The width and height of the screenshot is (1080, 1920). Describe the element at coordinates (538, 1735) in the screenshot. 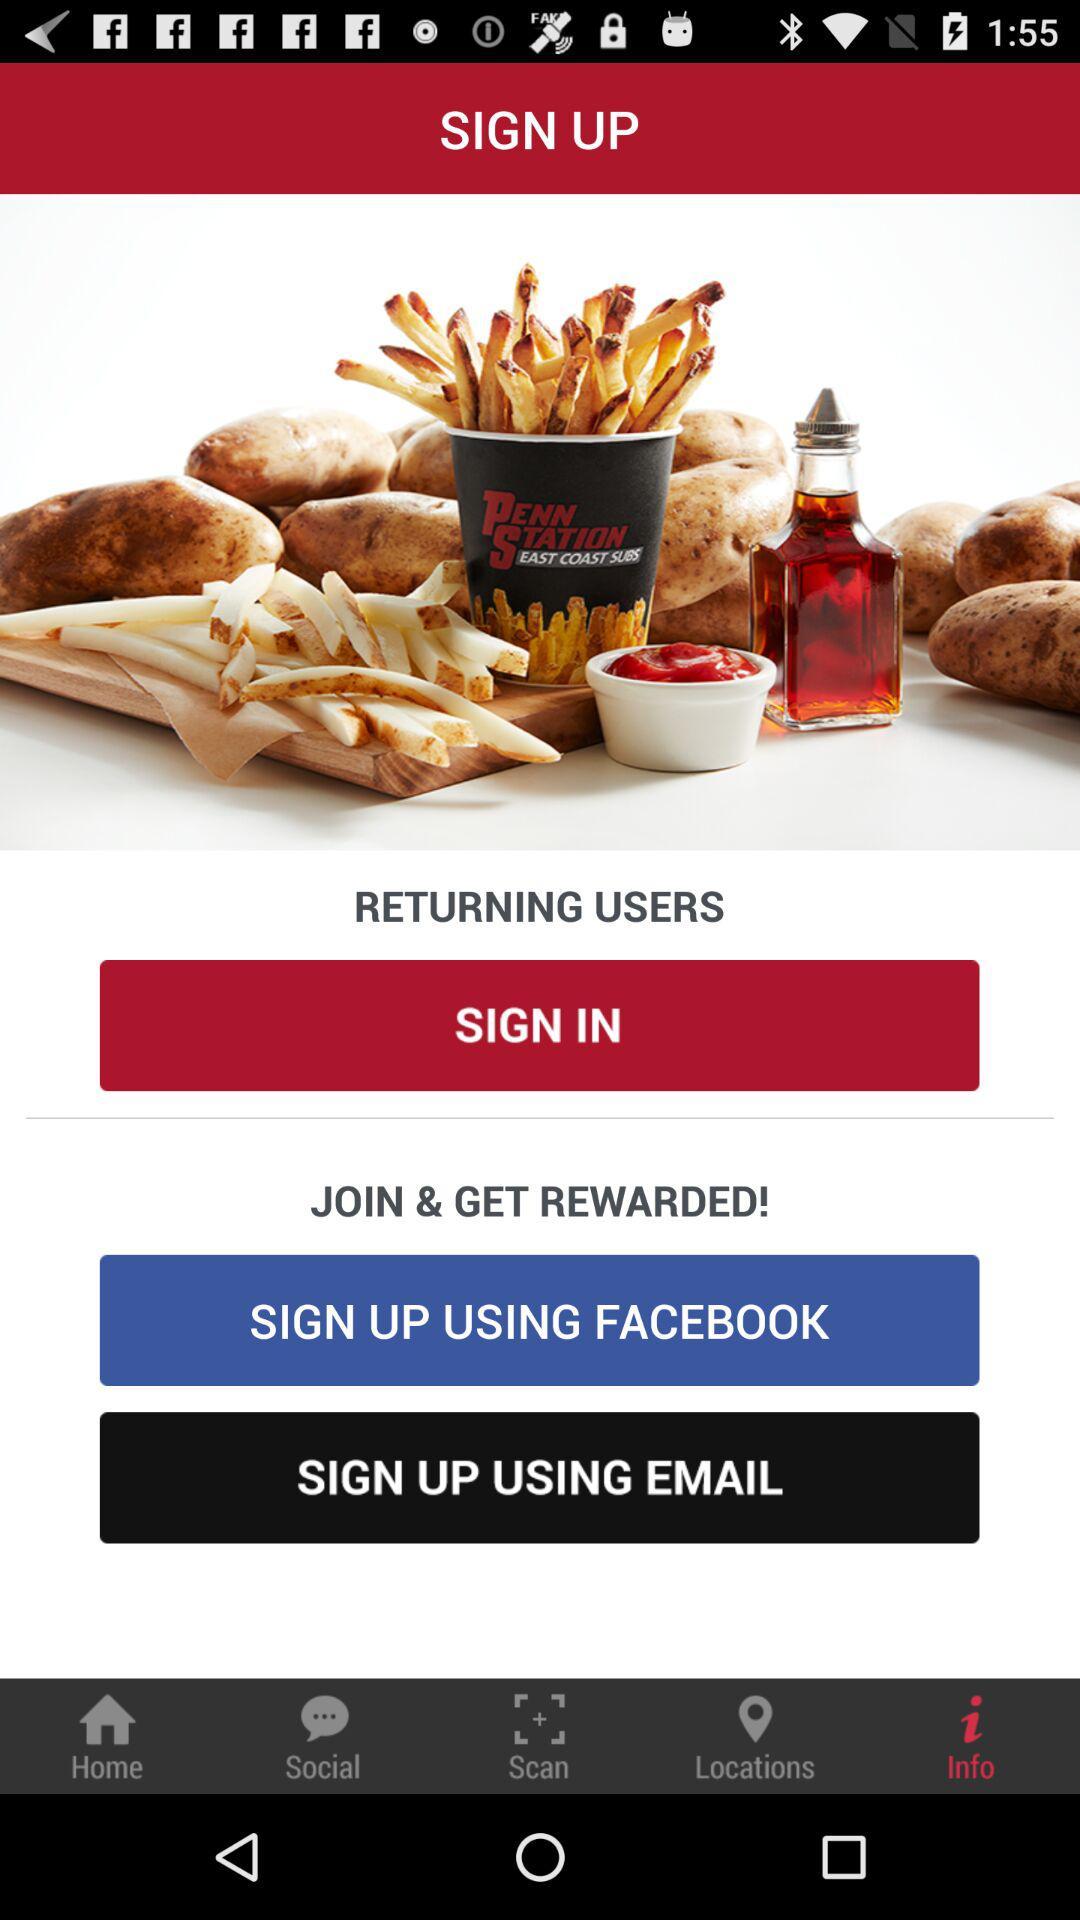

I see `the scan button along with image` at that location.